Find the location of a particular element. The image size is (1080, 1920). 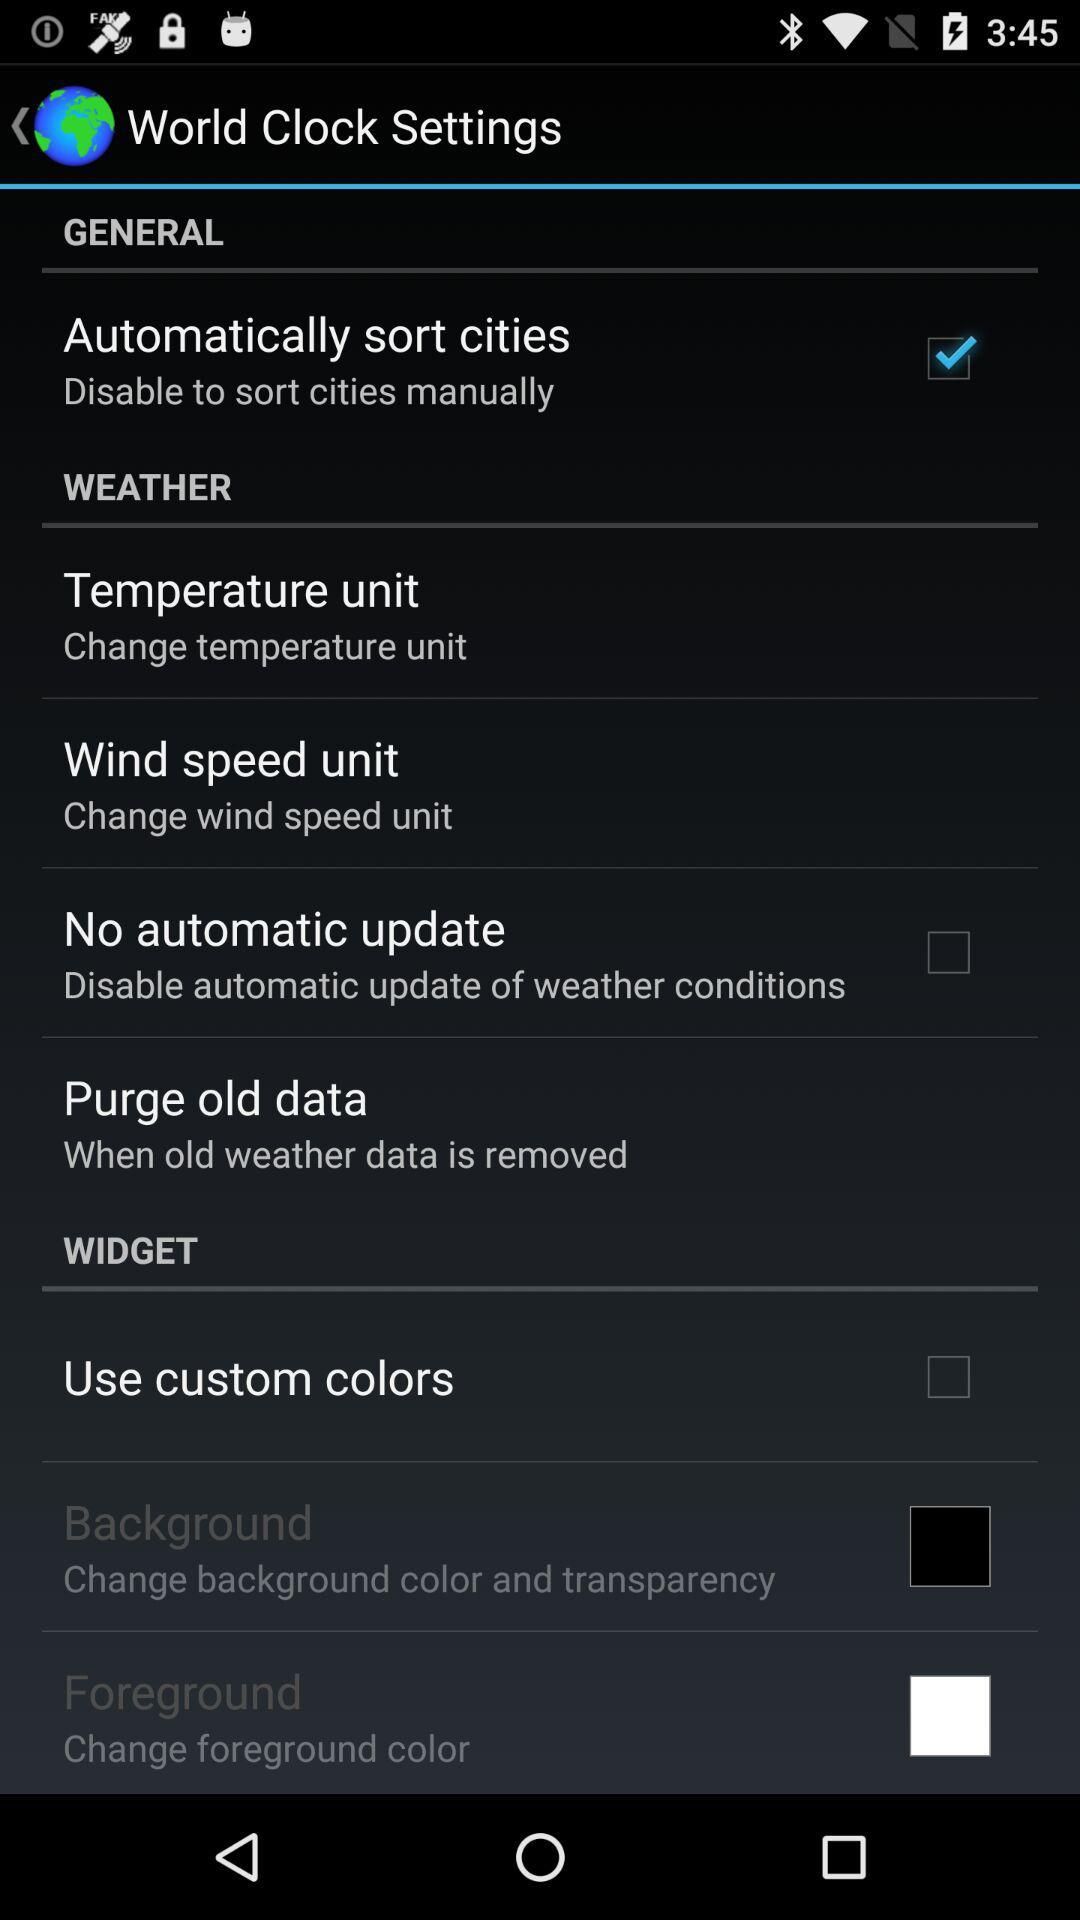

widget item is located at coordinates (540, 1248).